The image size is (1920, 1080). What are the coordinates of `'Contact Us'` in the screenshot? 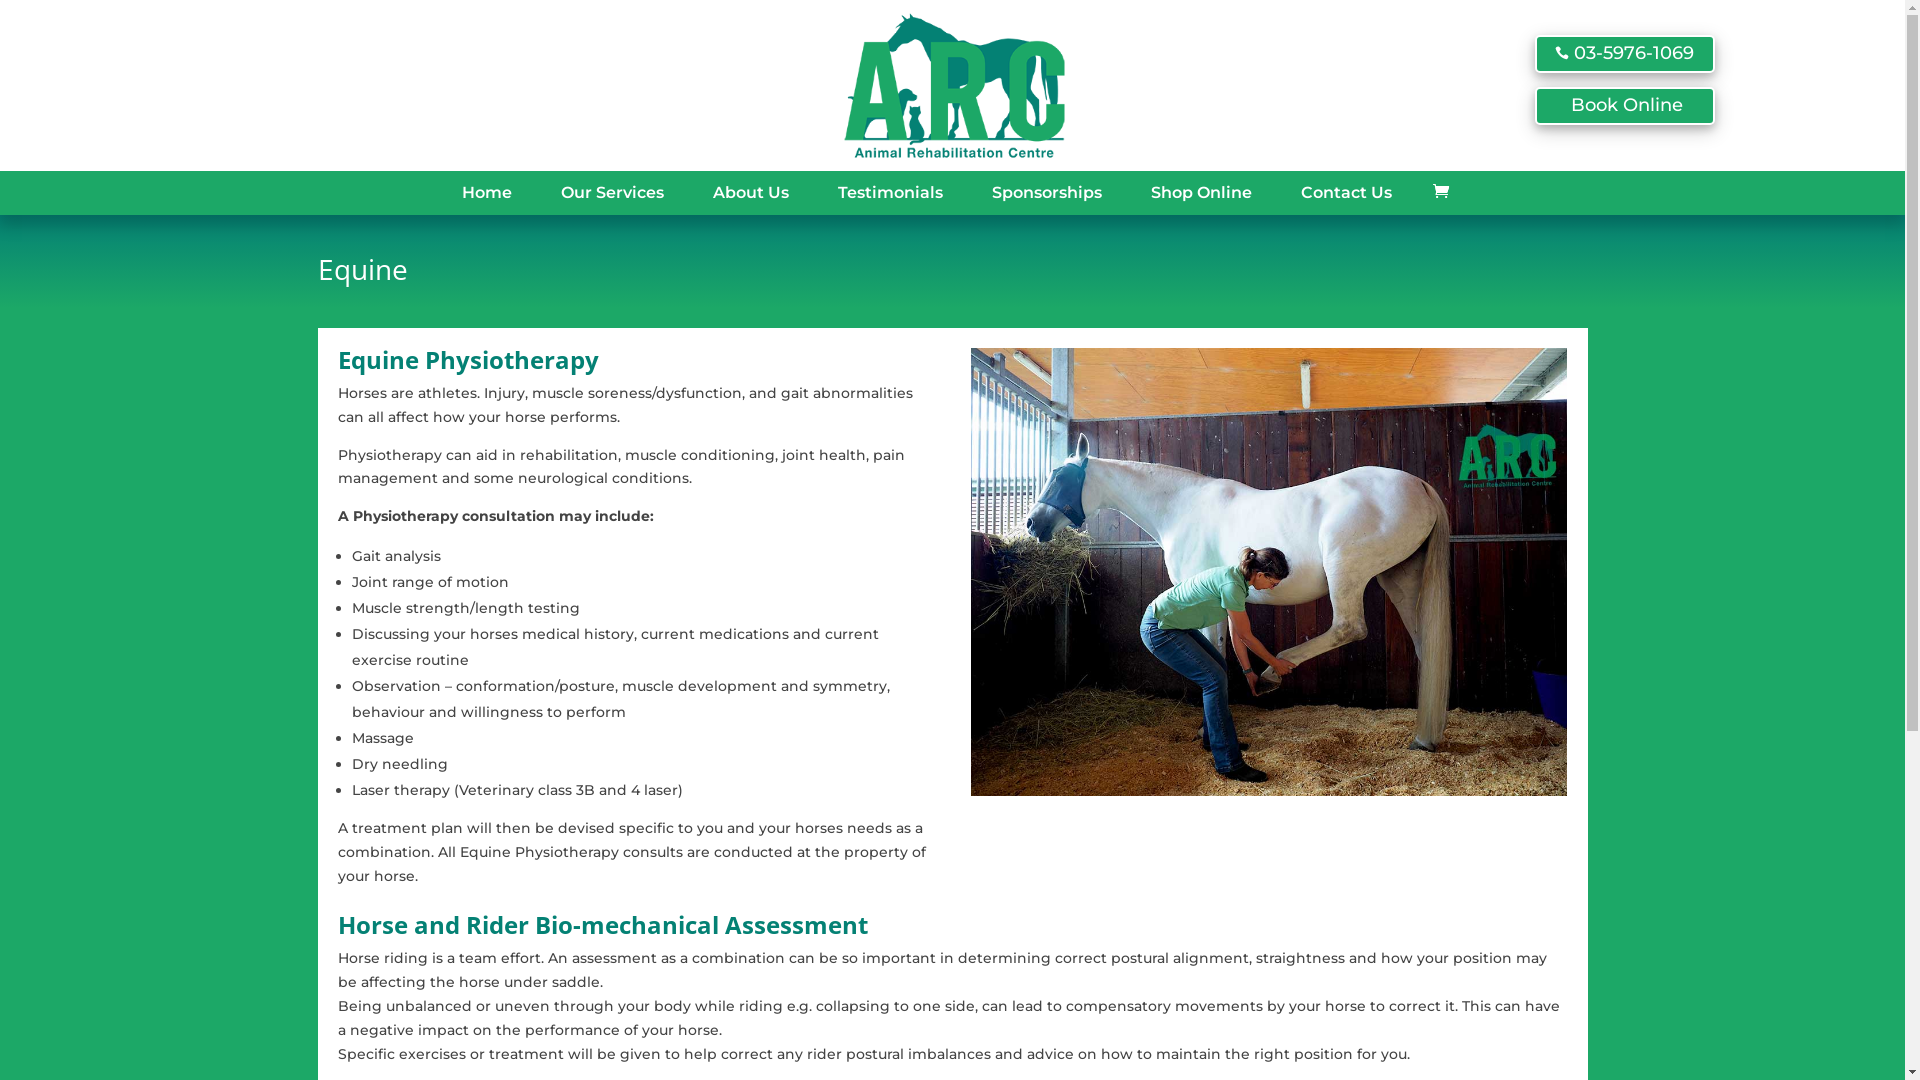 It's located at (1286, 192).